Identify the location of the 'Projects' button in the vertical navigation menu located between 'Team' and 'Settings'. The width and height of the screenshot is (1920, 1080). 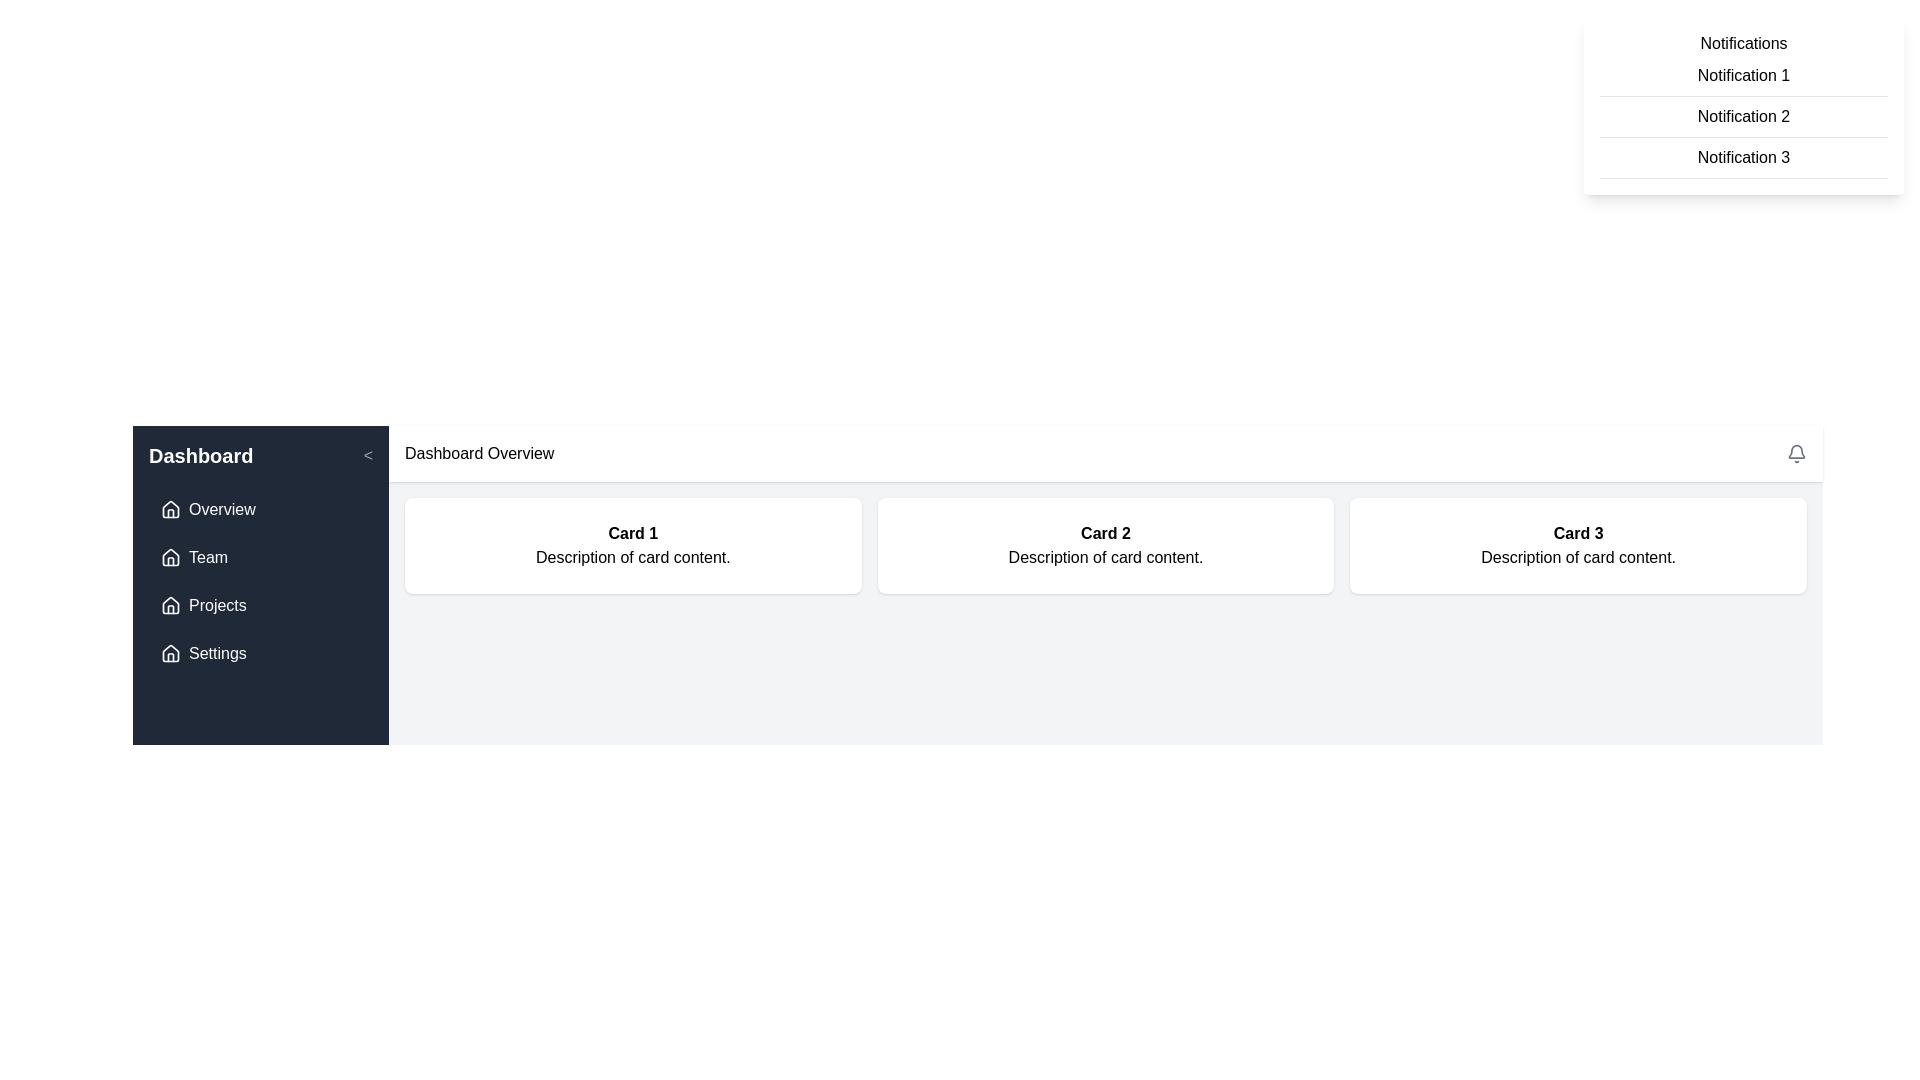
(259, 604).